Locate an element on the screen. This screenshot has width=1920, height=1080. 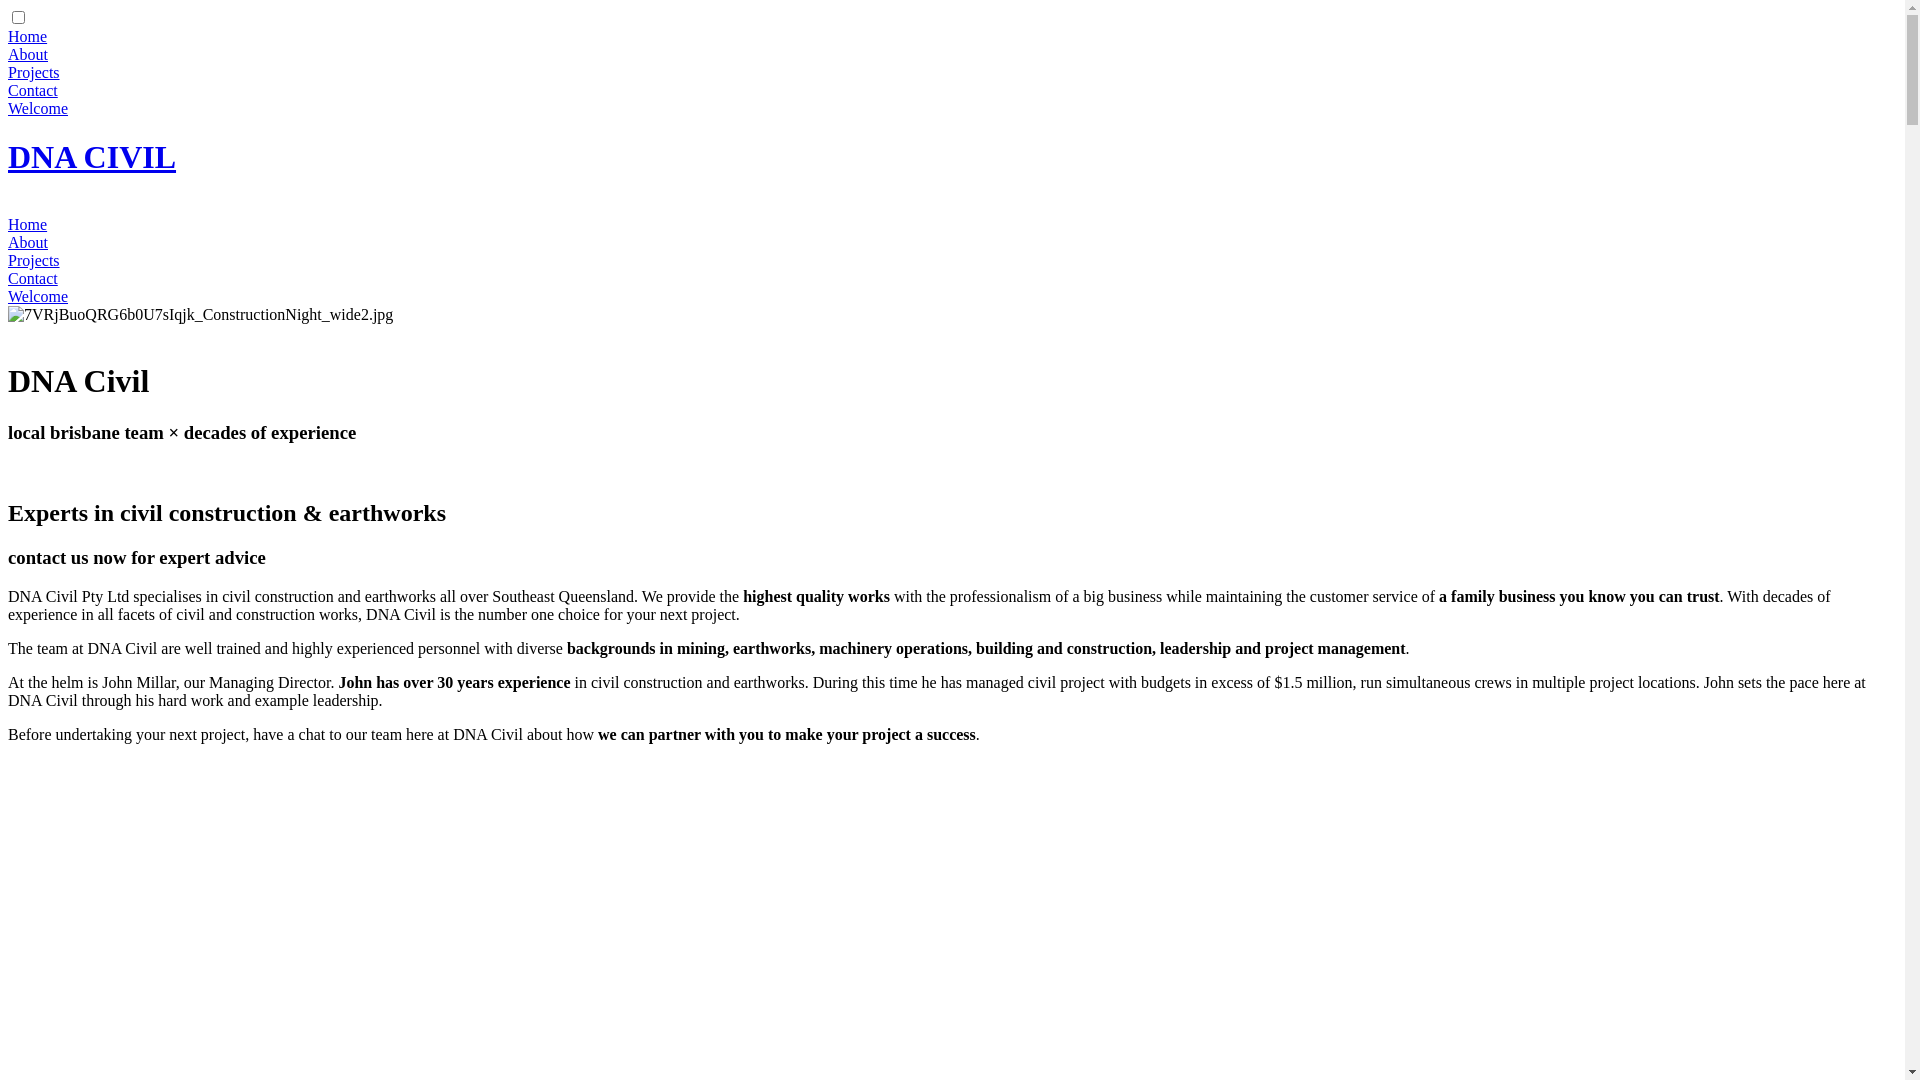
'Projects' is located at coordinates (33, 71).